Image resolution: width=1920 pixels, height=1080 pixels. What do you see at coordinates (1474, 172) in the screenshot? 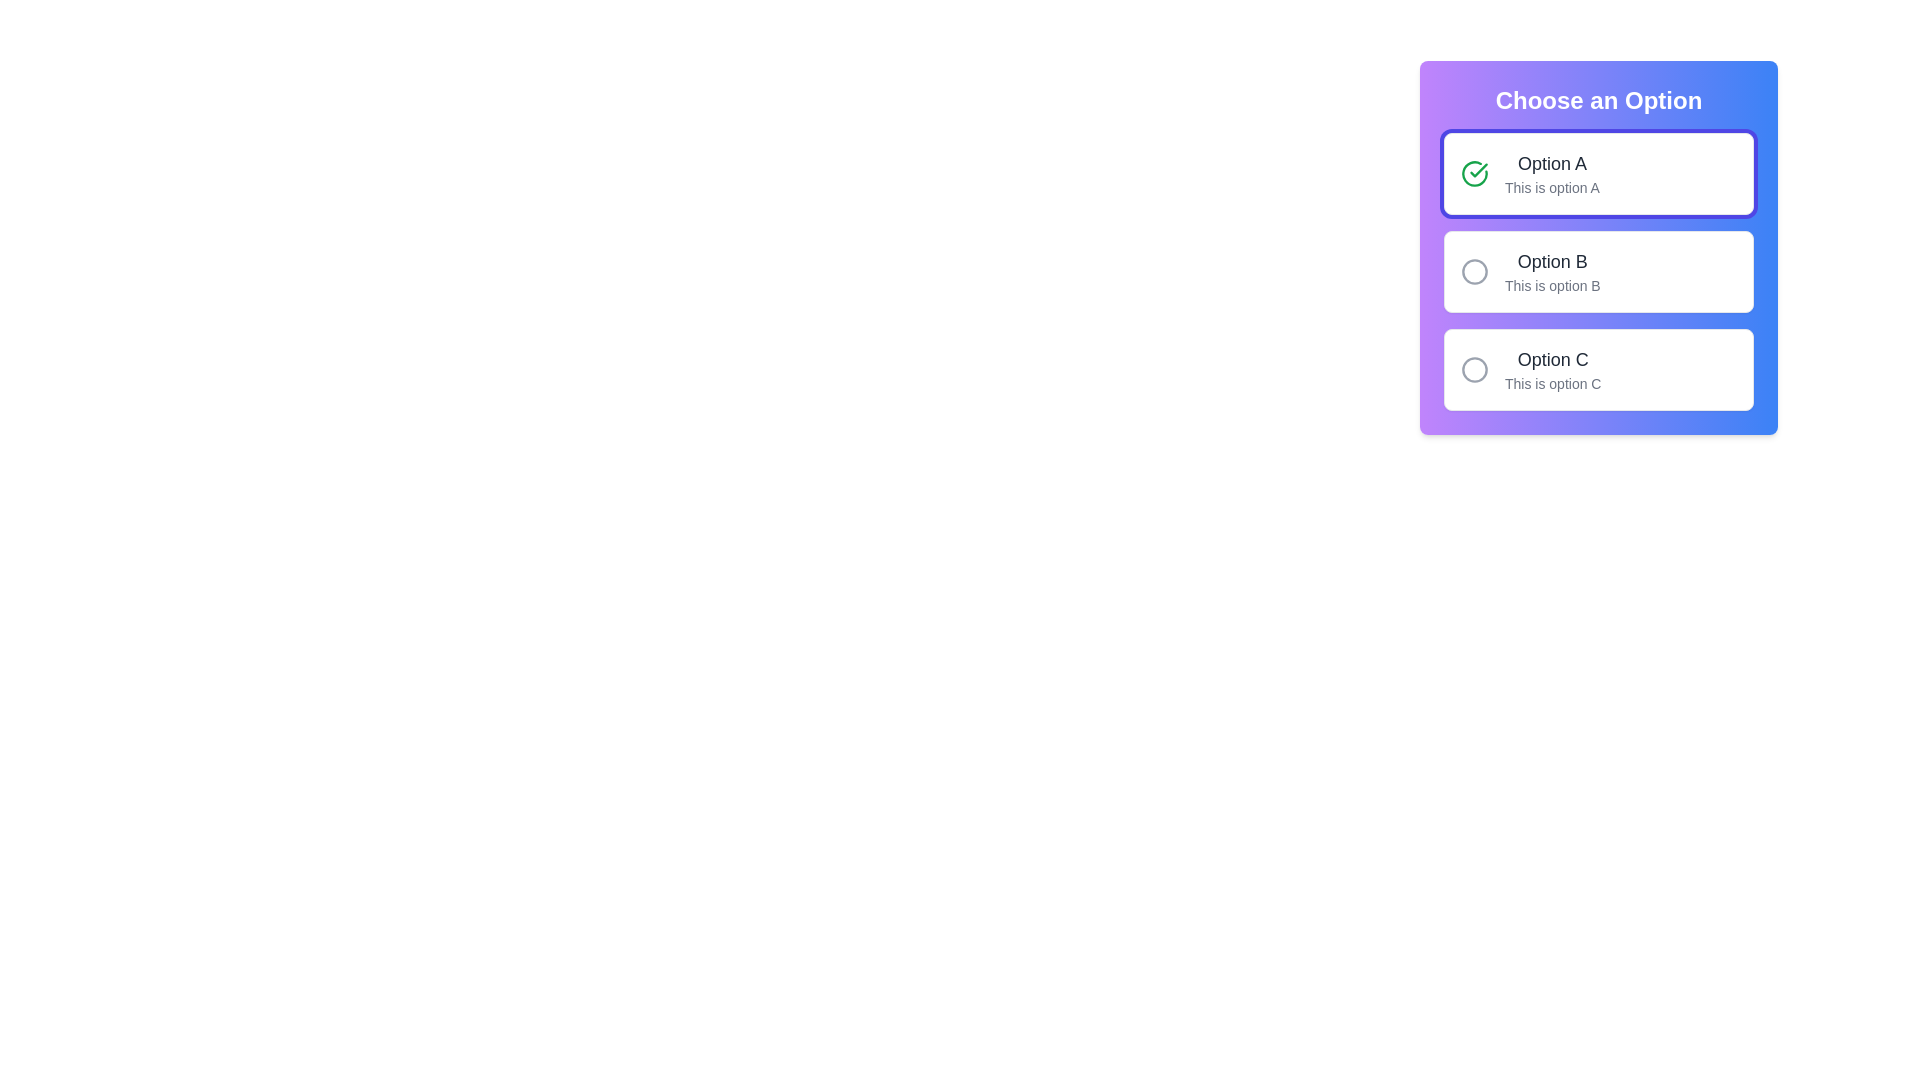
I see `the circular icon with a green checkmark inside, indicating a completed state, located in the first selection box labeled 'Option A'` at bounding box center [1474, 172].